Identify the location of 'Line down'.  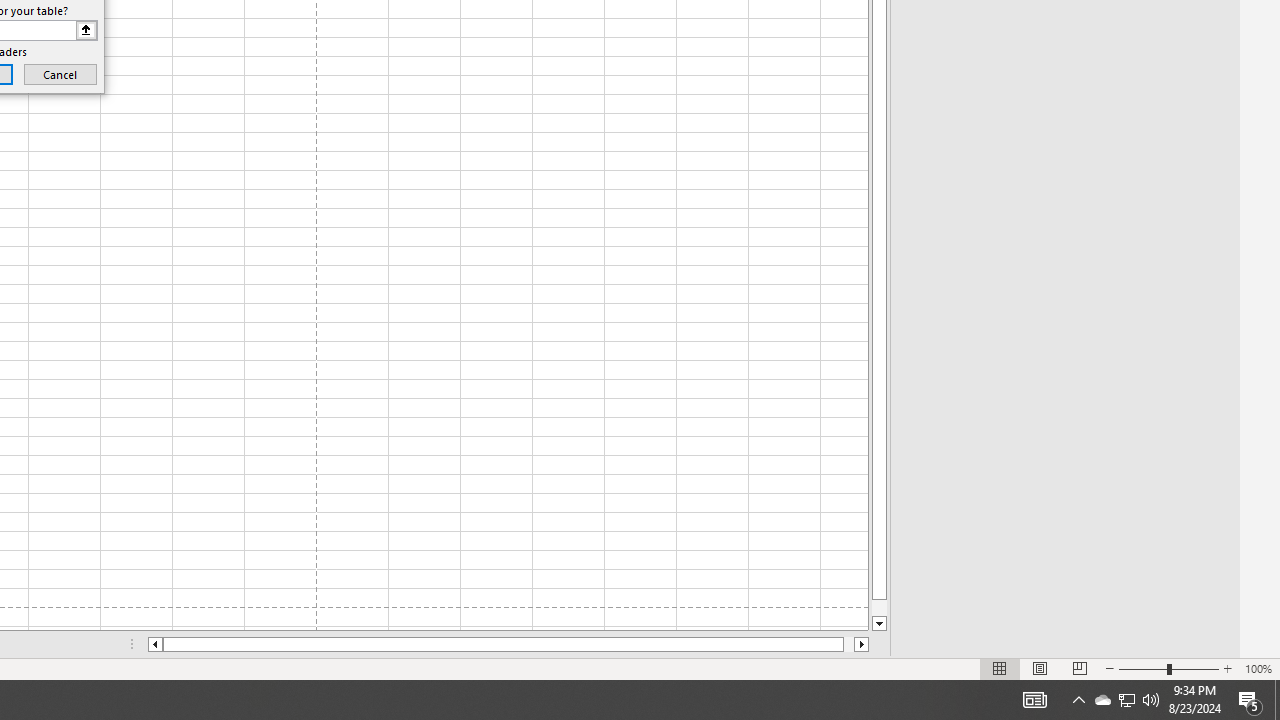
(879, 623).